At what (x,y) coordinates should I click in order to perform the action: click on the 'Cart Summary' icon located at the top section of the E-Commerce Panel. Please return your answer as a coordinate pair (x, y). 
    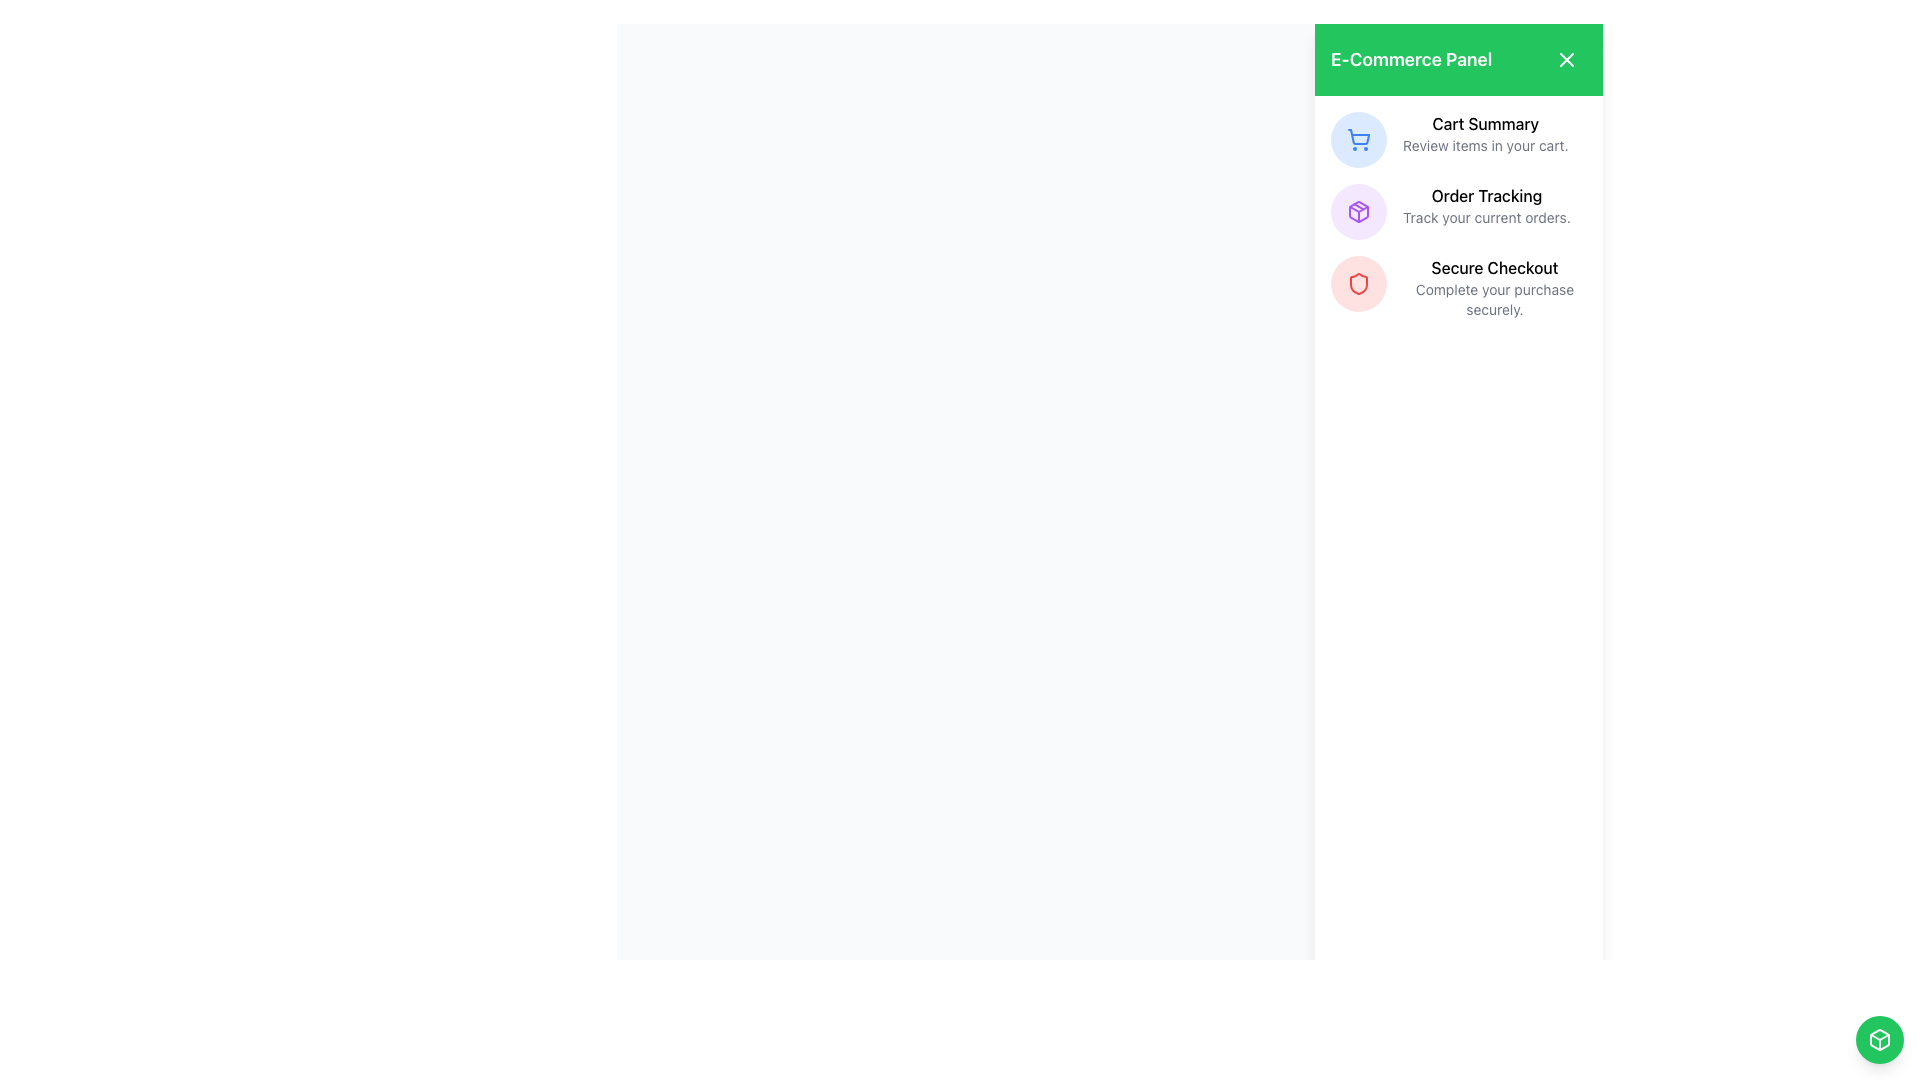
    Looking at the image, I should click on (1358, 138).